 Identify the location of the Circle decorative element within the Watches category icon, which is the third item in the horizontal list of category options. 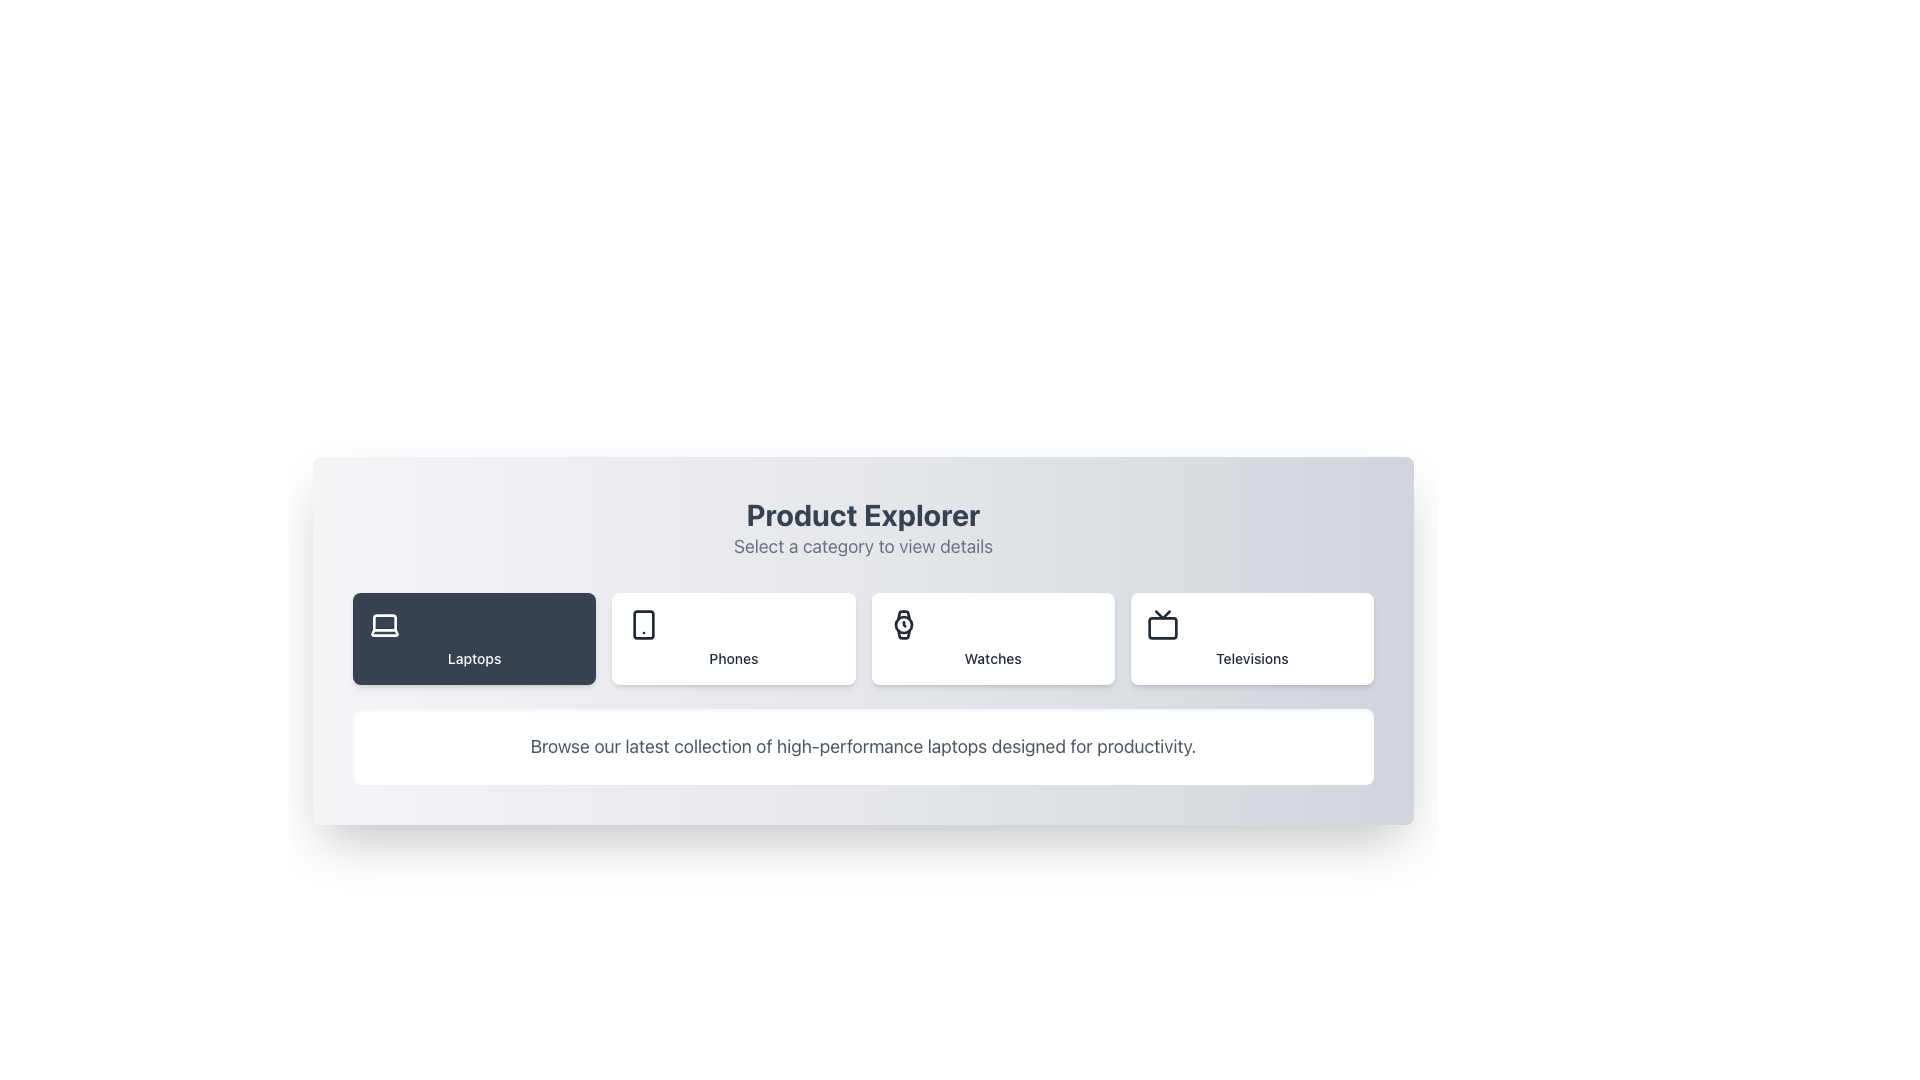
(902, 623).